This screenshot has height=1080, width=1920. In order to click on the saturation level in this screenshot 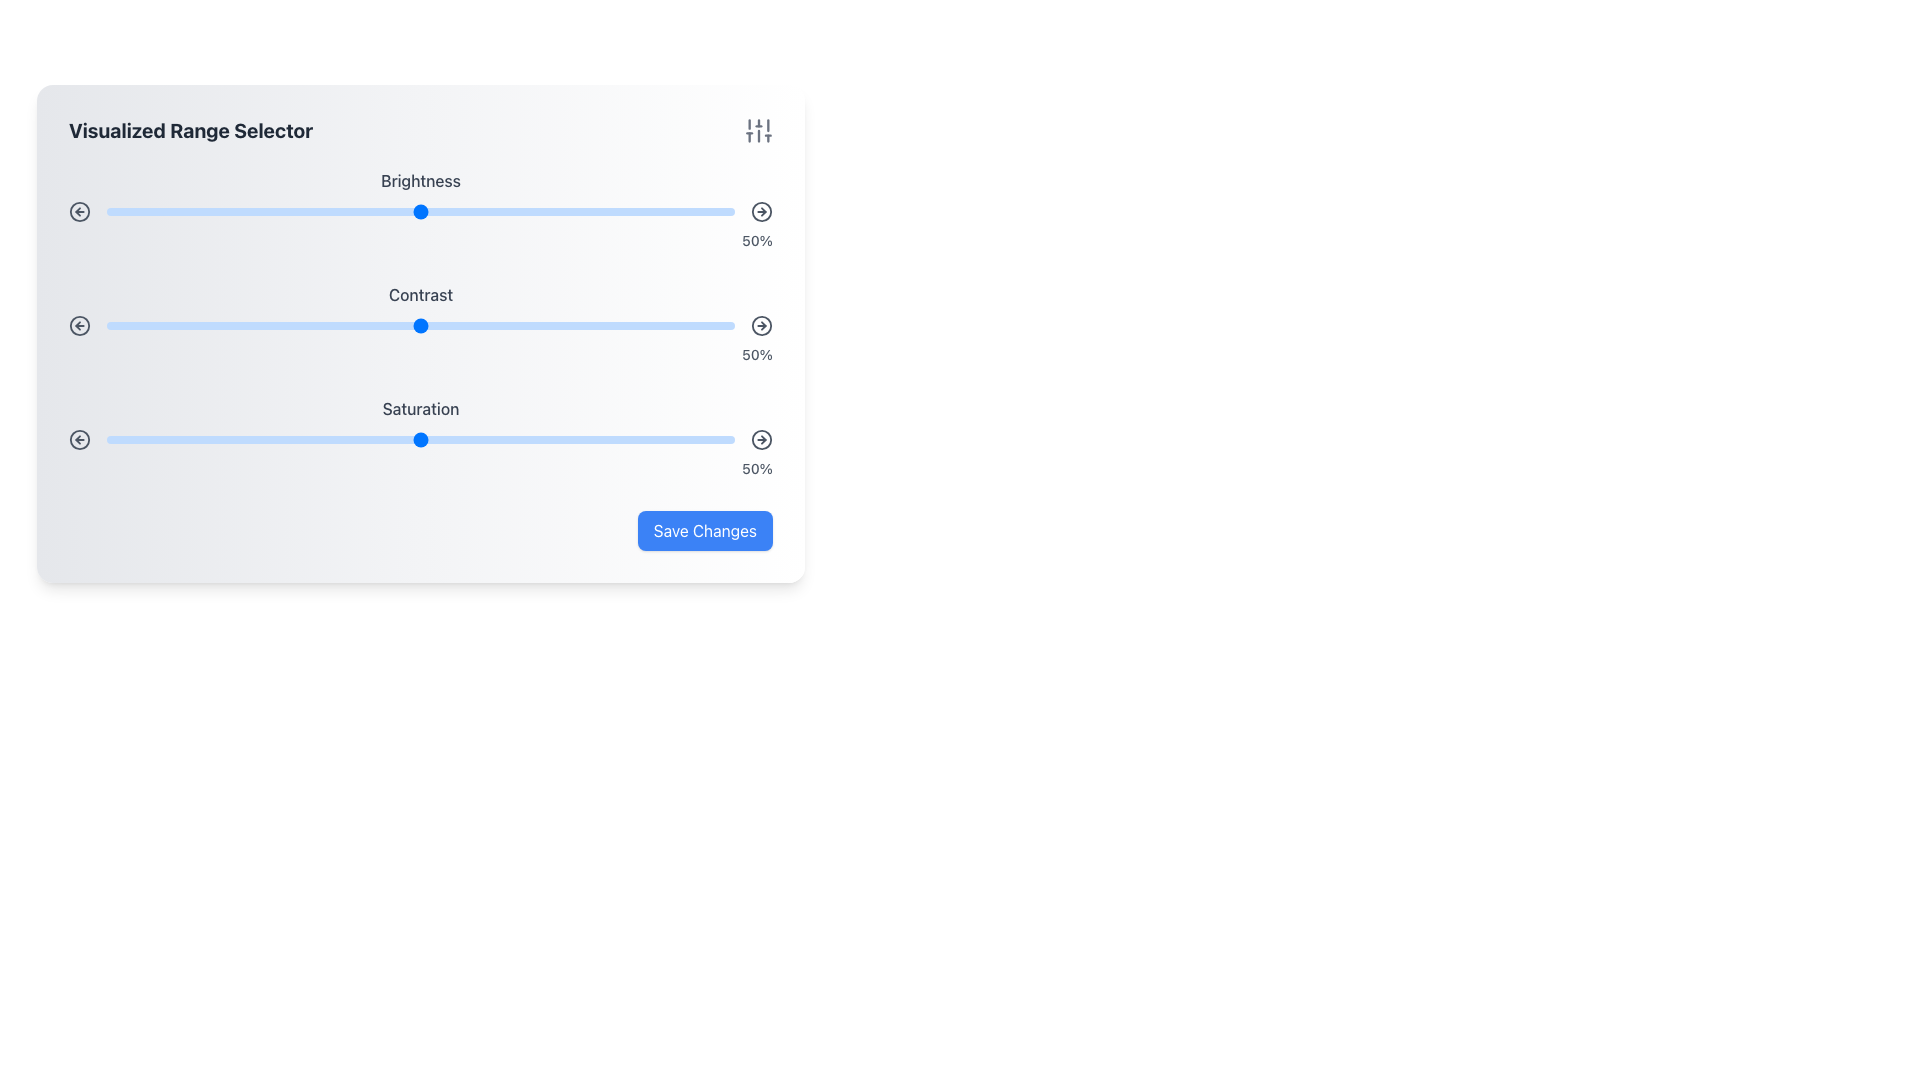, I will do `click(727, 438)`.